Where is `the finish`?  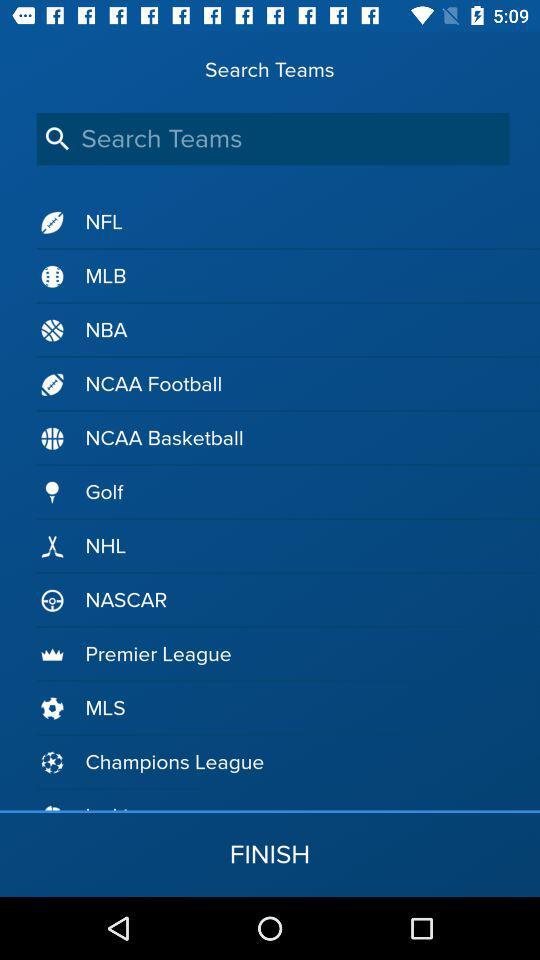 the finish is located at coordinates (270, 853).